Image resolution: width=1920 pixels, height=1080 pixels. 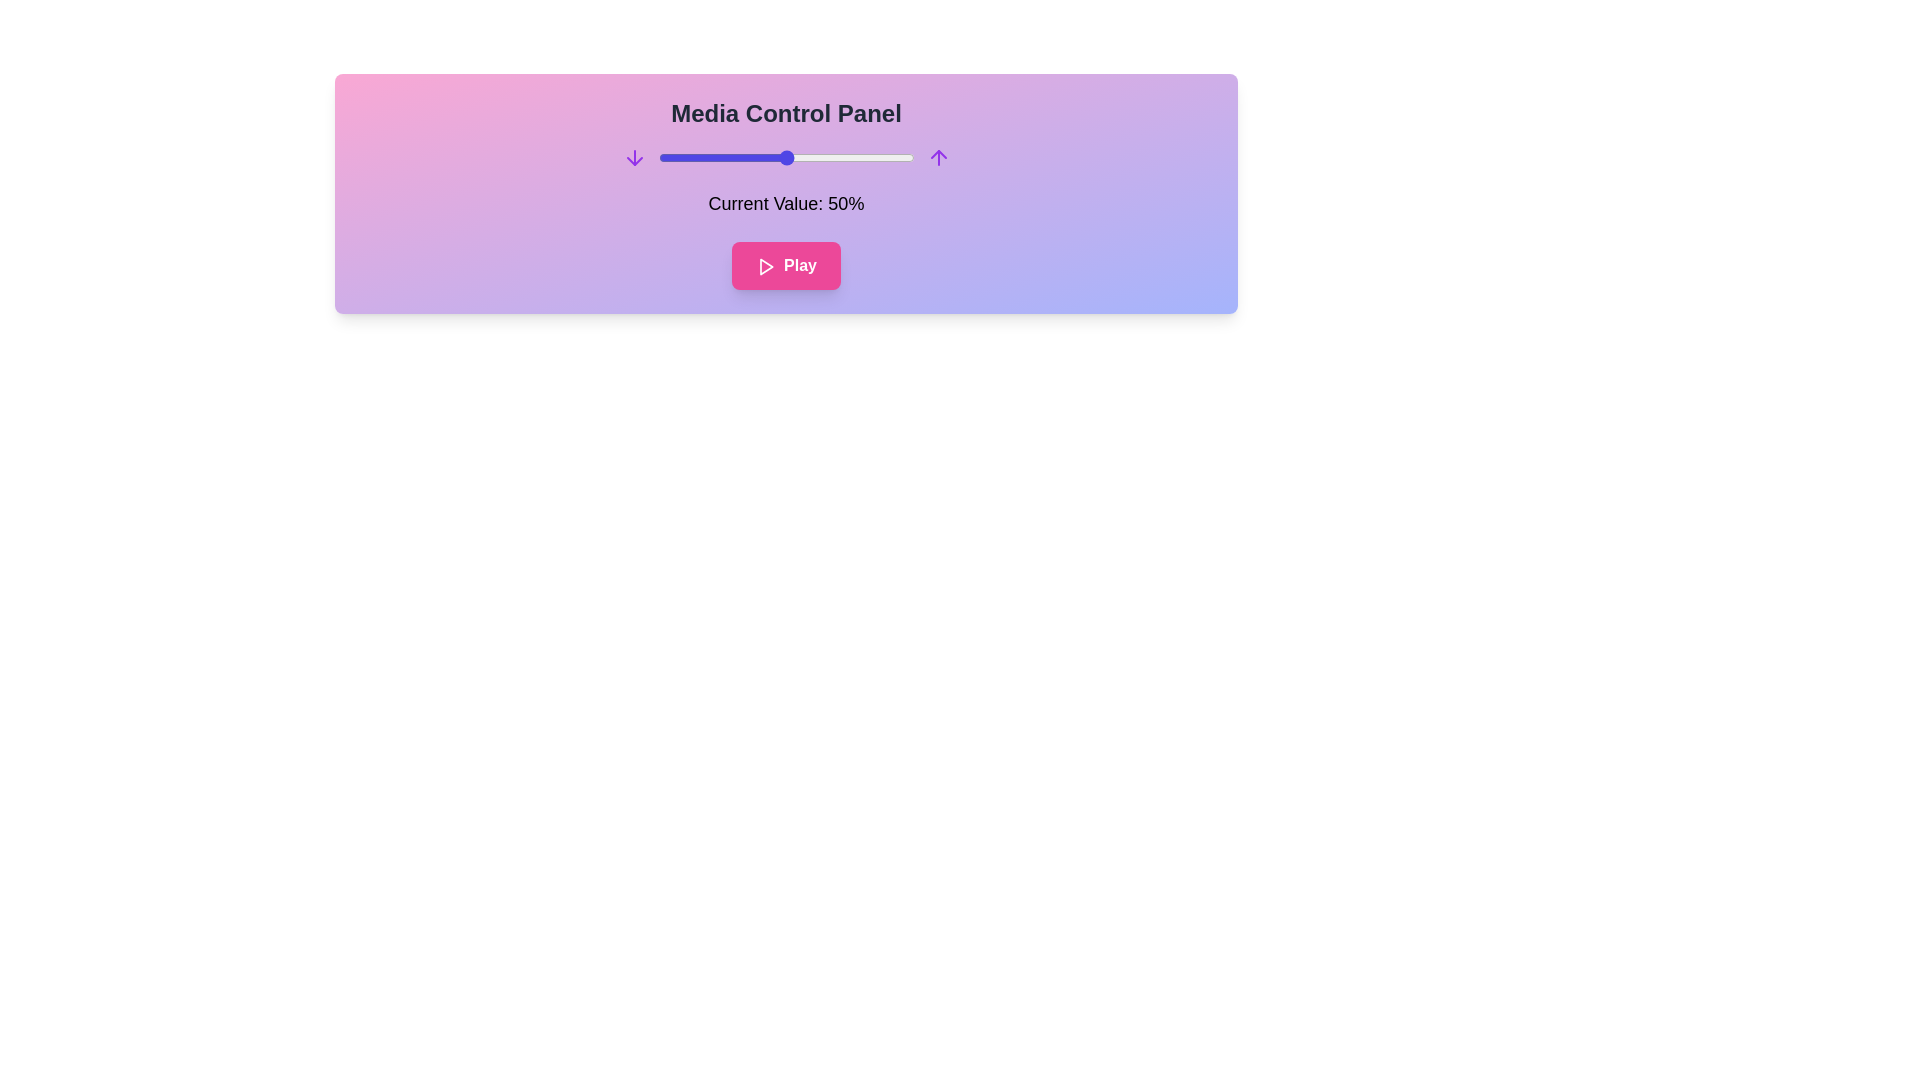 What do you see at coordinates (767, 157) in the screenshot?
I see `the slider to set its value to 43` at bounding box center [767, 157].